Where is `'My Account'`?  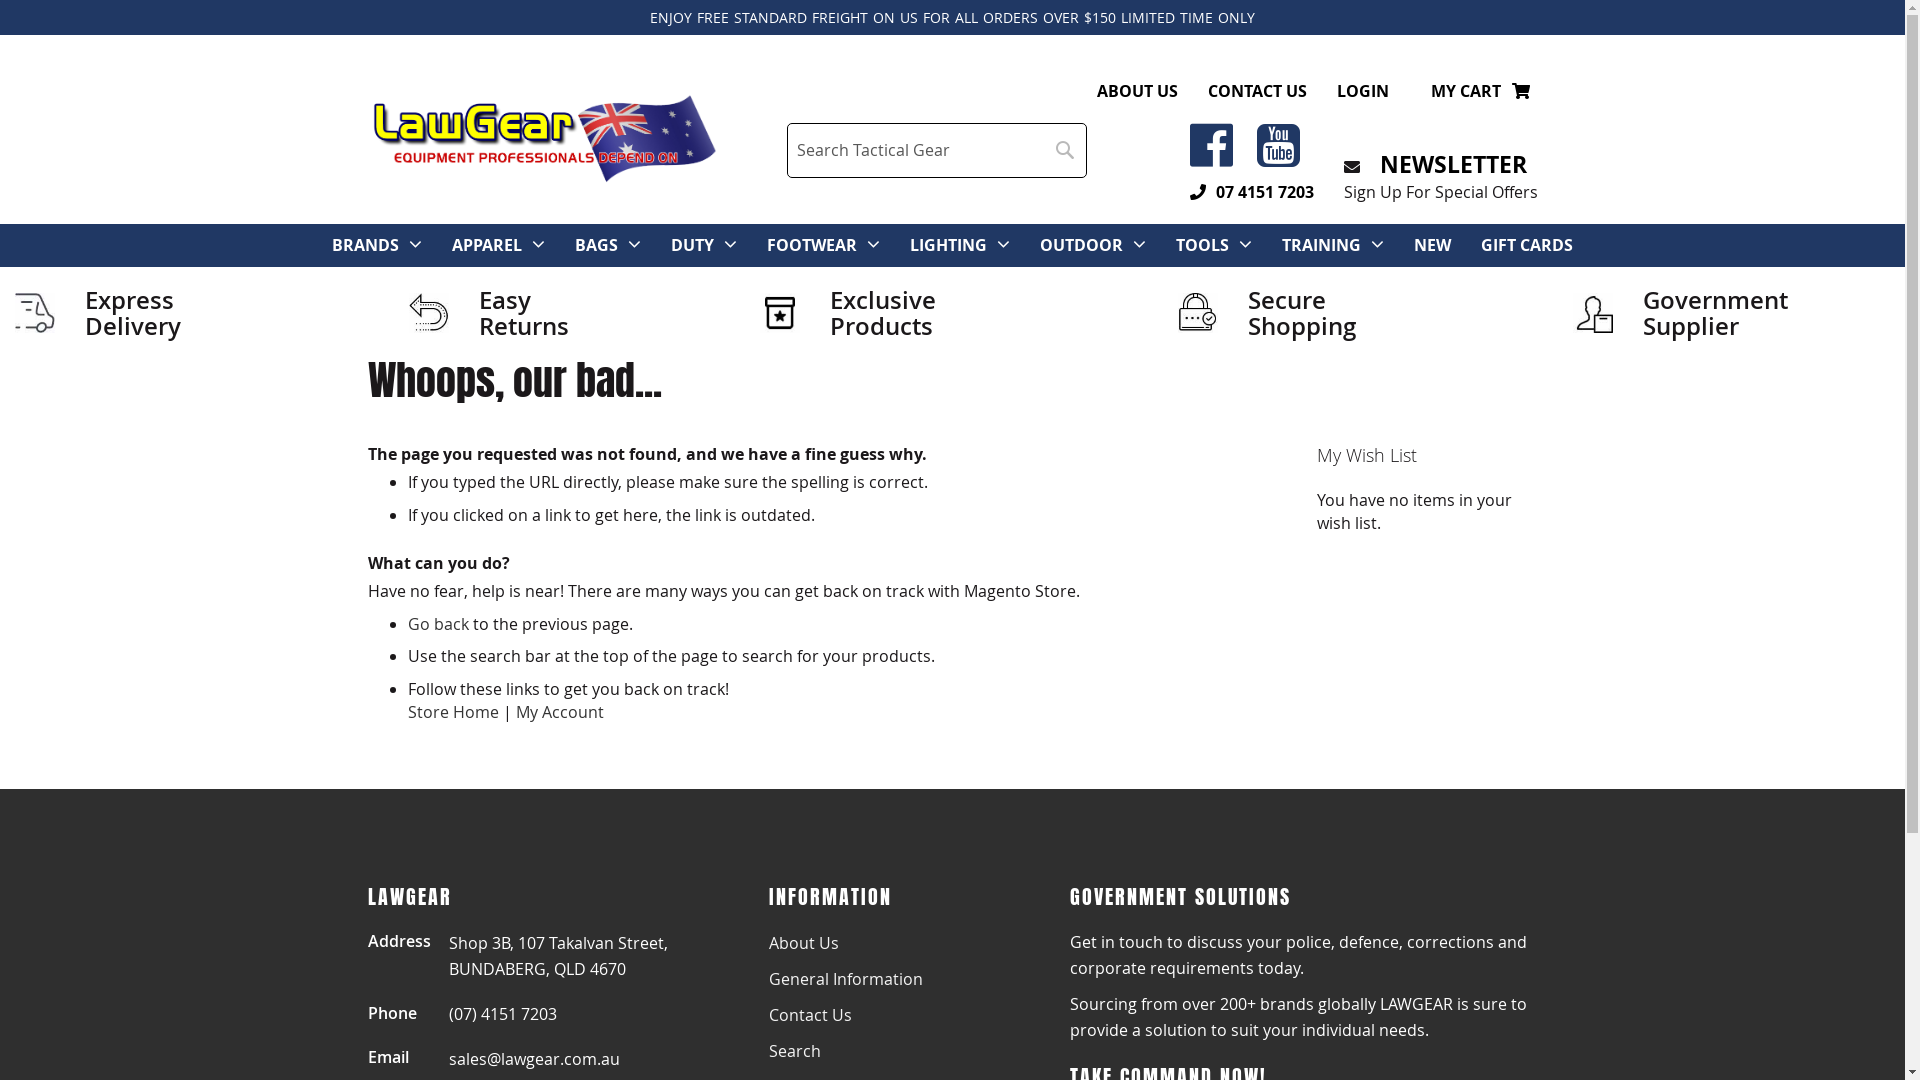 'My Account' is located at coordinates (560, 711).